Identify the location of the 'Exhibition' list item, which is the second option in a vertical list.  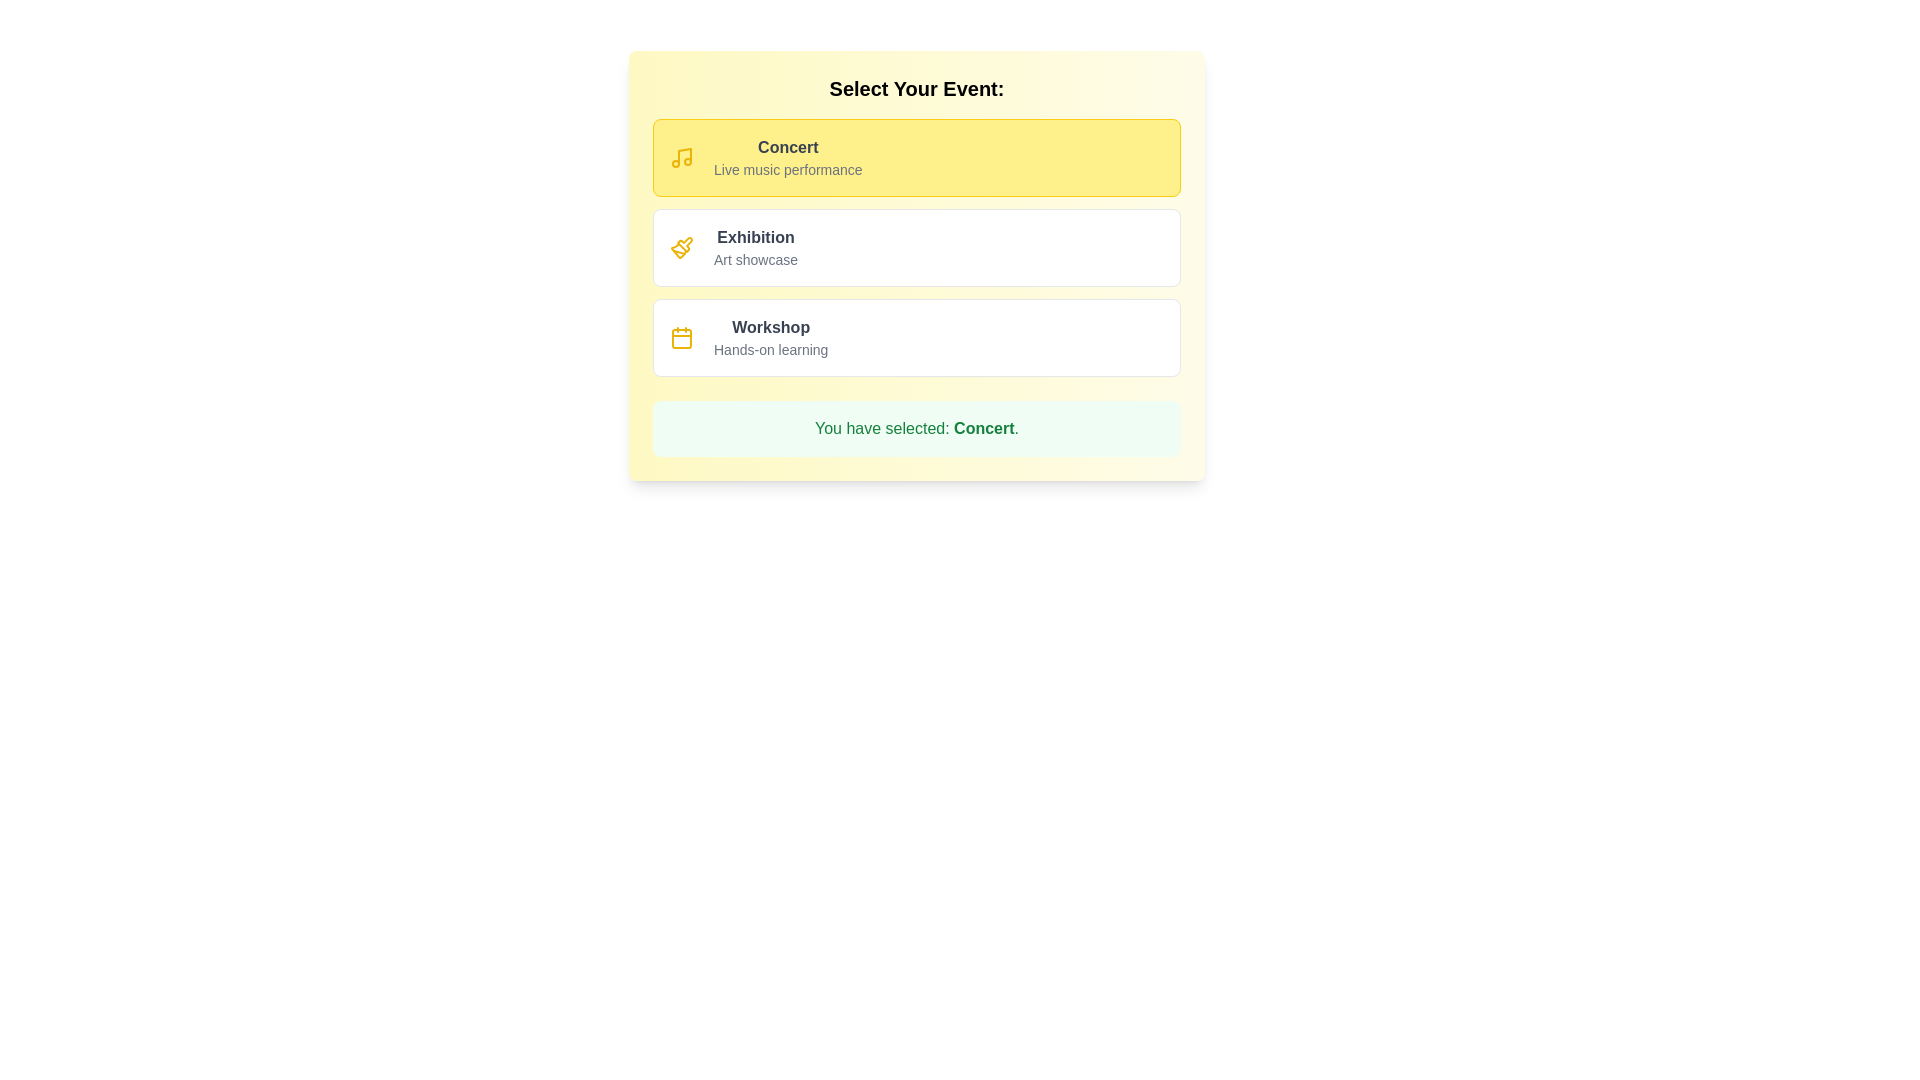
(915, 246).